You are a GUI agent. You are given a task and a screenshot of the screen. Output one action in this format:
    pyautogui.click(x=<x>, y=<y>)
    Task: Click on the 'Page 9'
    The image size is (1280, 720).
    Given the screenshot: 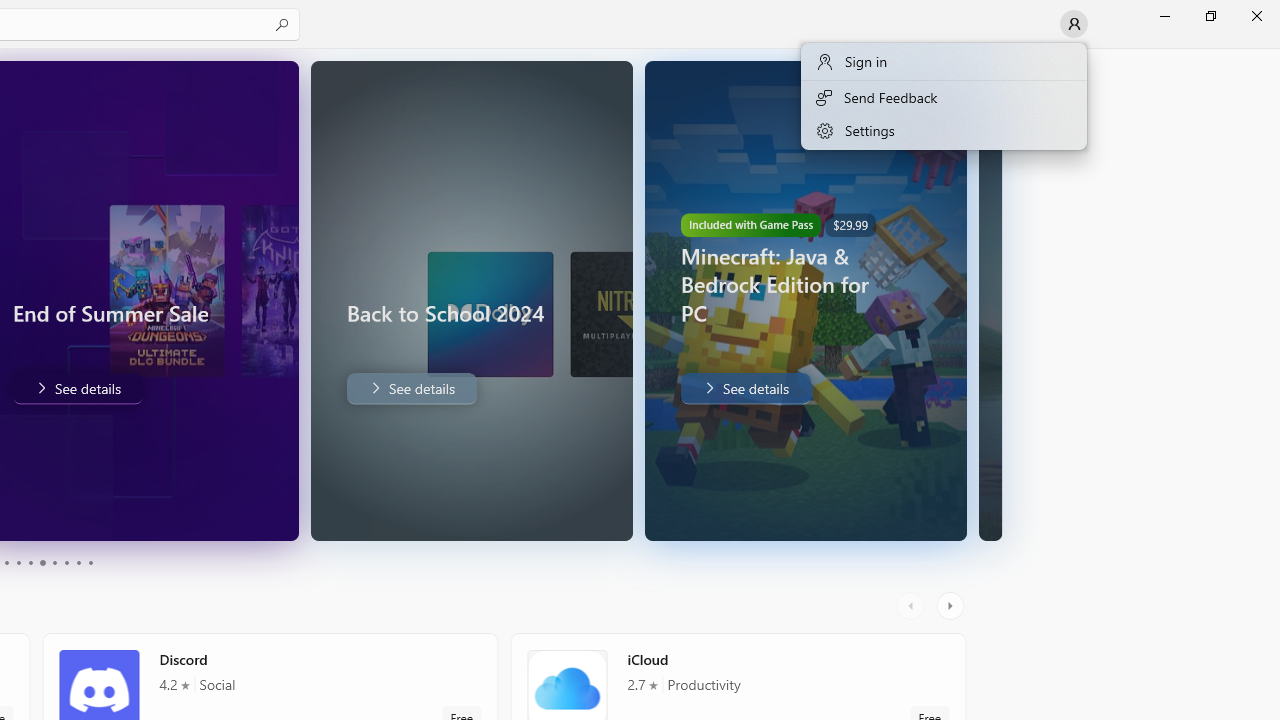 What is the action you would take?
    pyautogui.click(x=78, y=563)
    